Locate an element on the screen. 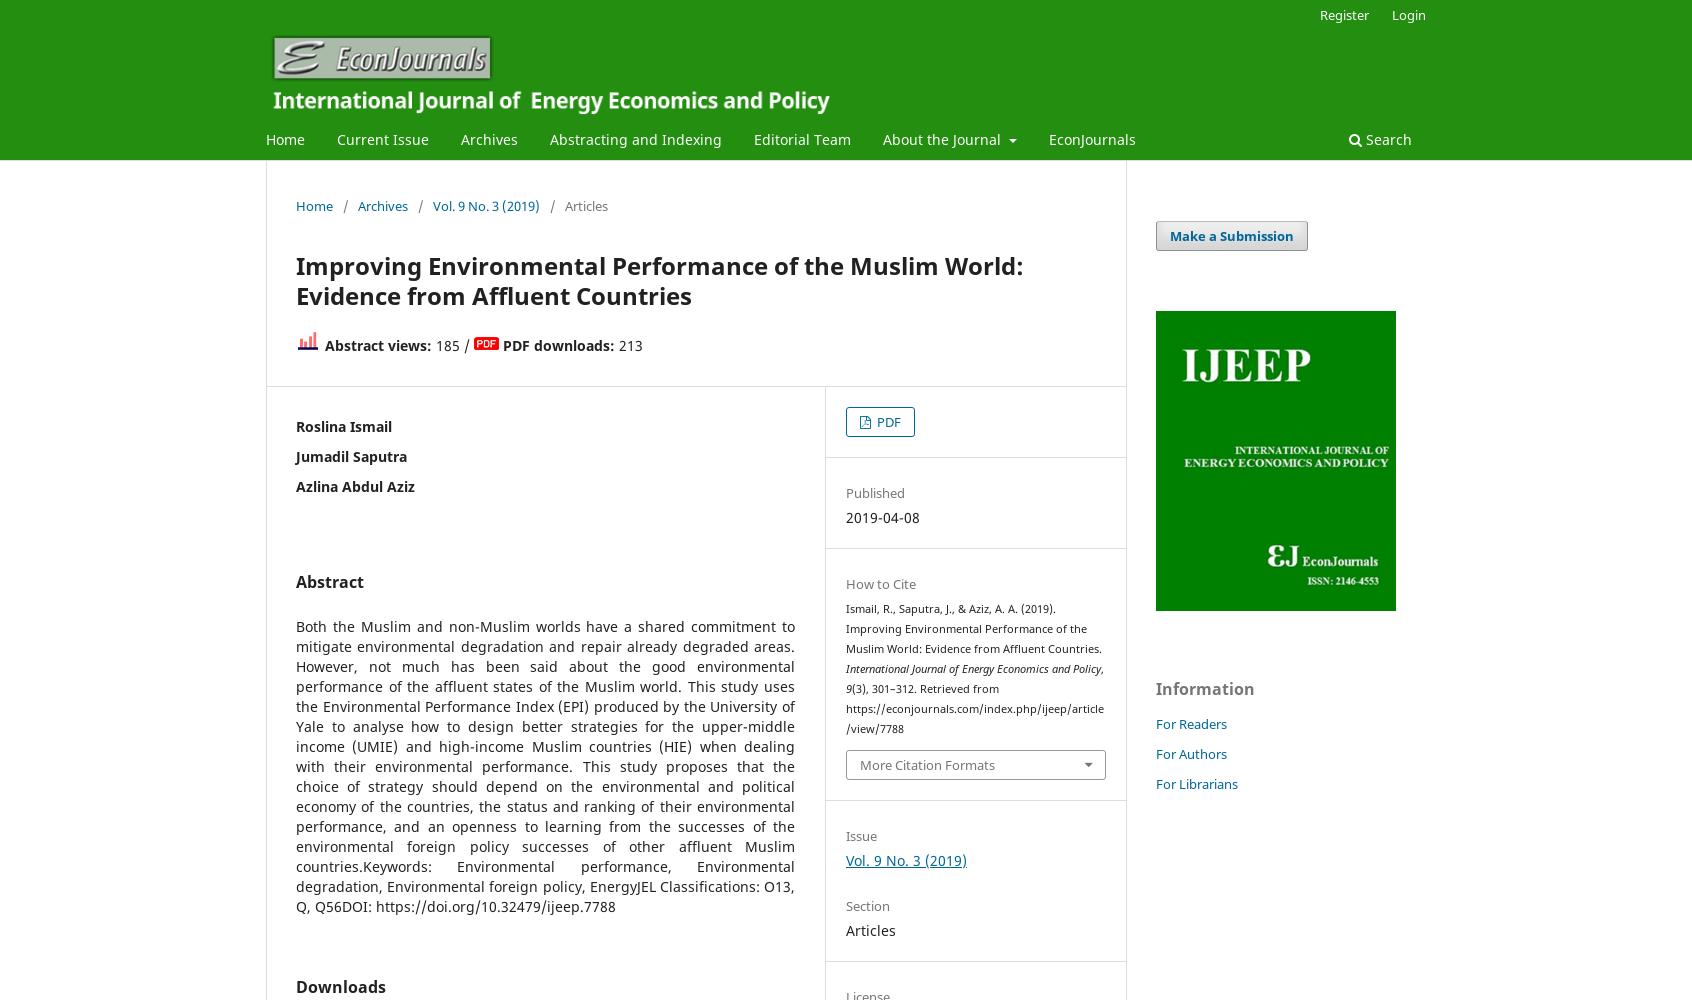  'More Citation Formats' is located at coordinates (927, 764).